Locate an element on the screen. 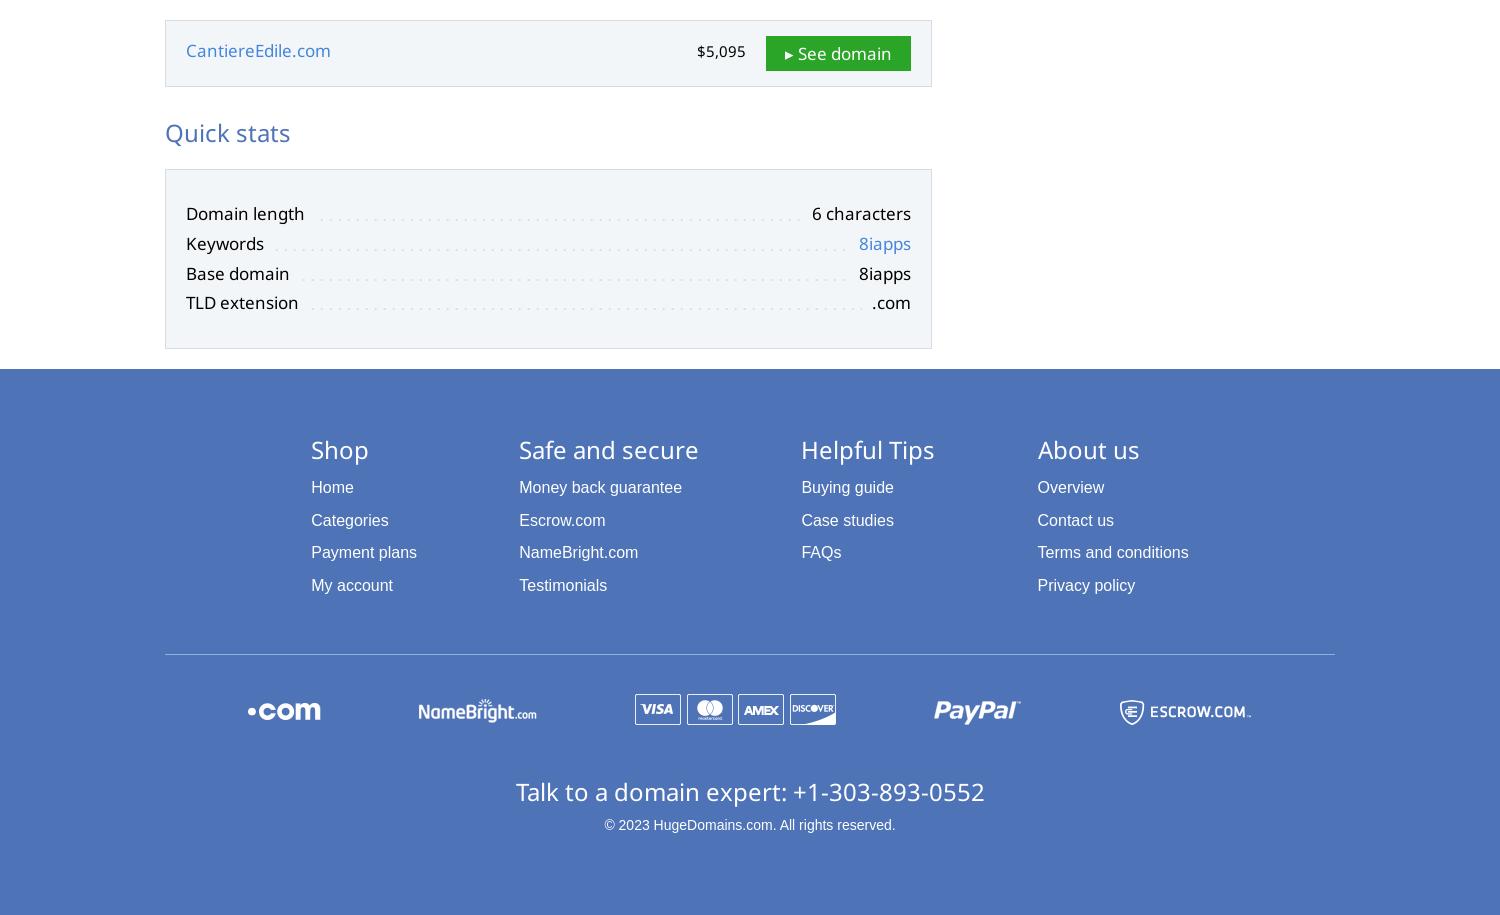  'Buying guide' is located at coordinates (846, 485).